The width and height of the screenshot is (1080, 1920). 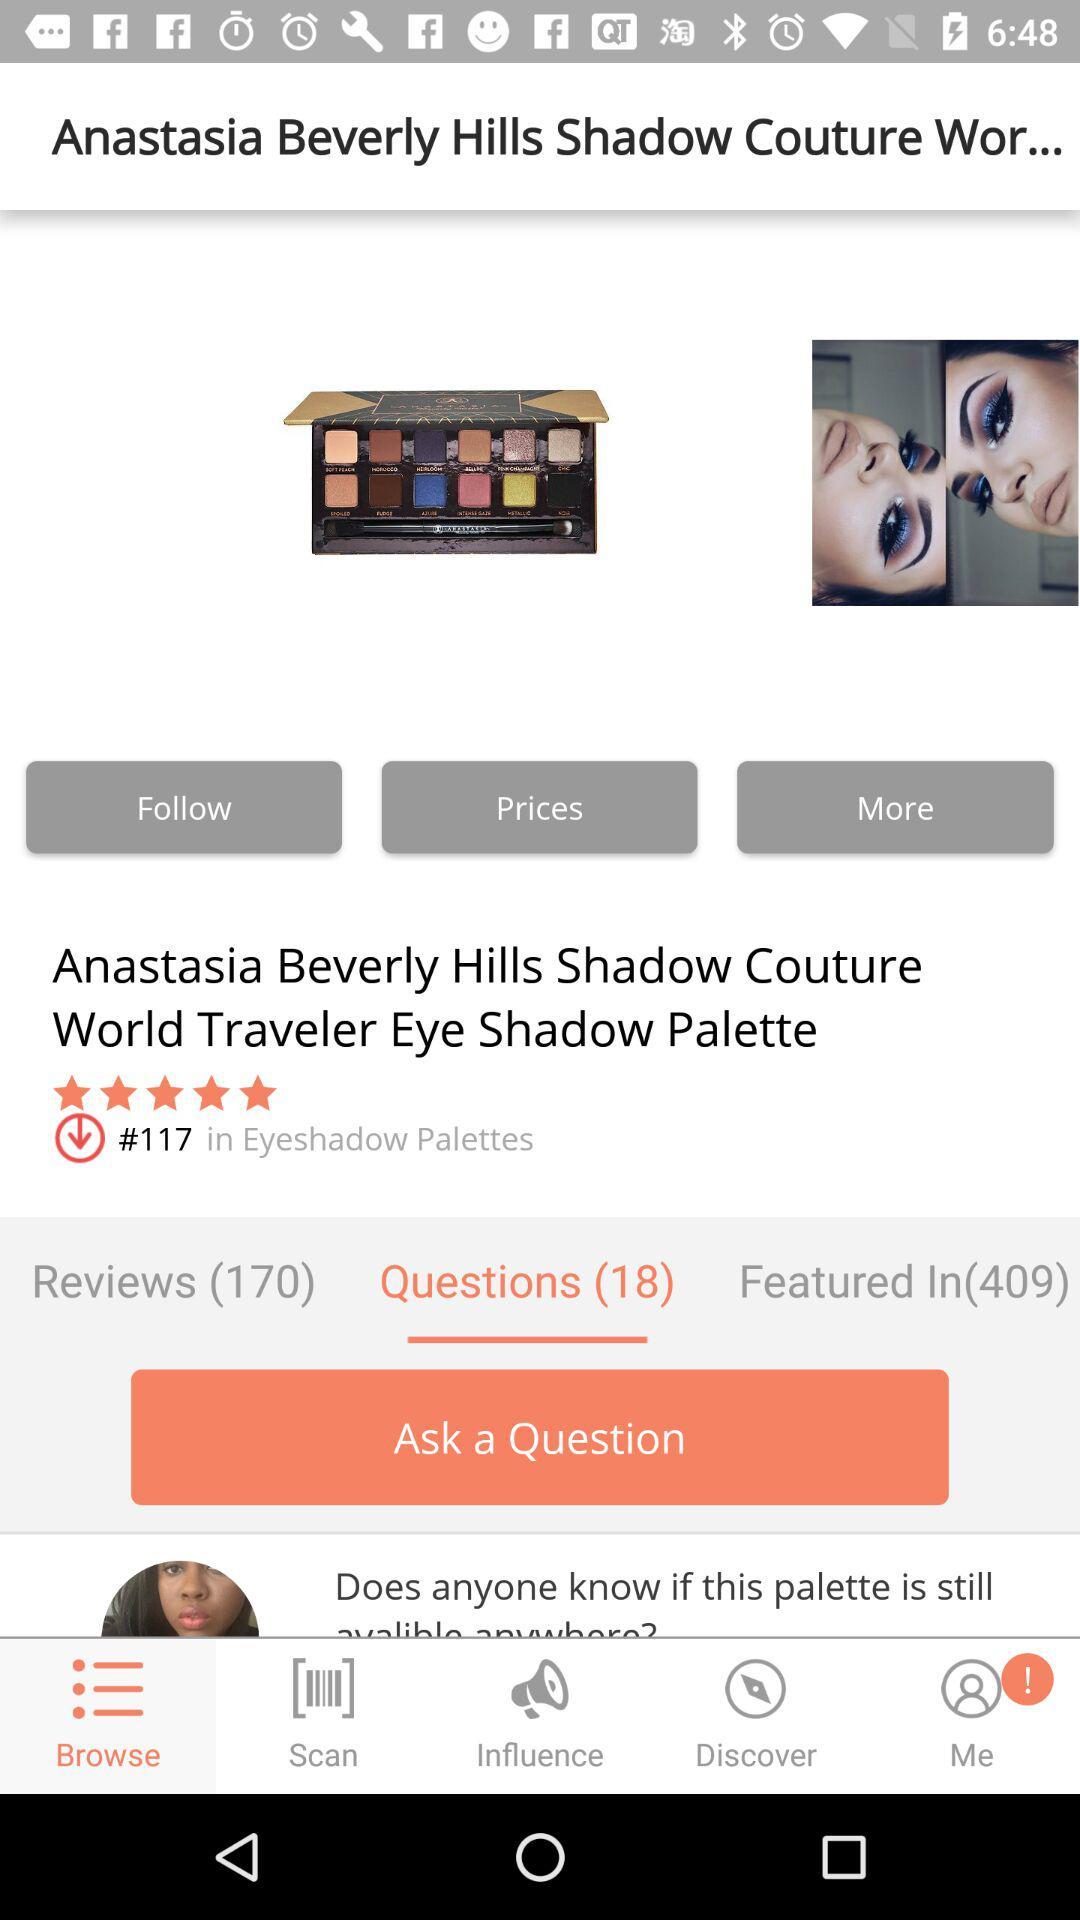 What do you see at coordinates (77, 1138) in the screenshot?
I see `the red circle with downward arrow button which is above reviews 170` at bounding box center [77, 1138].